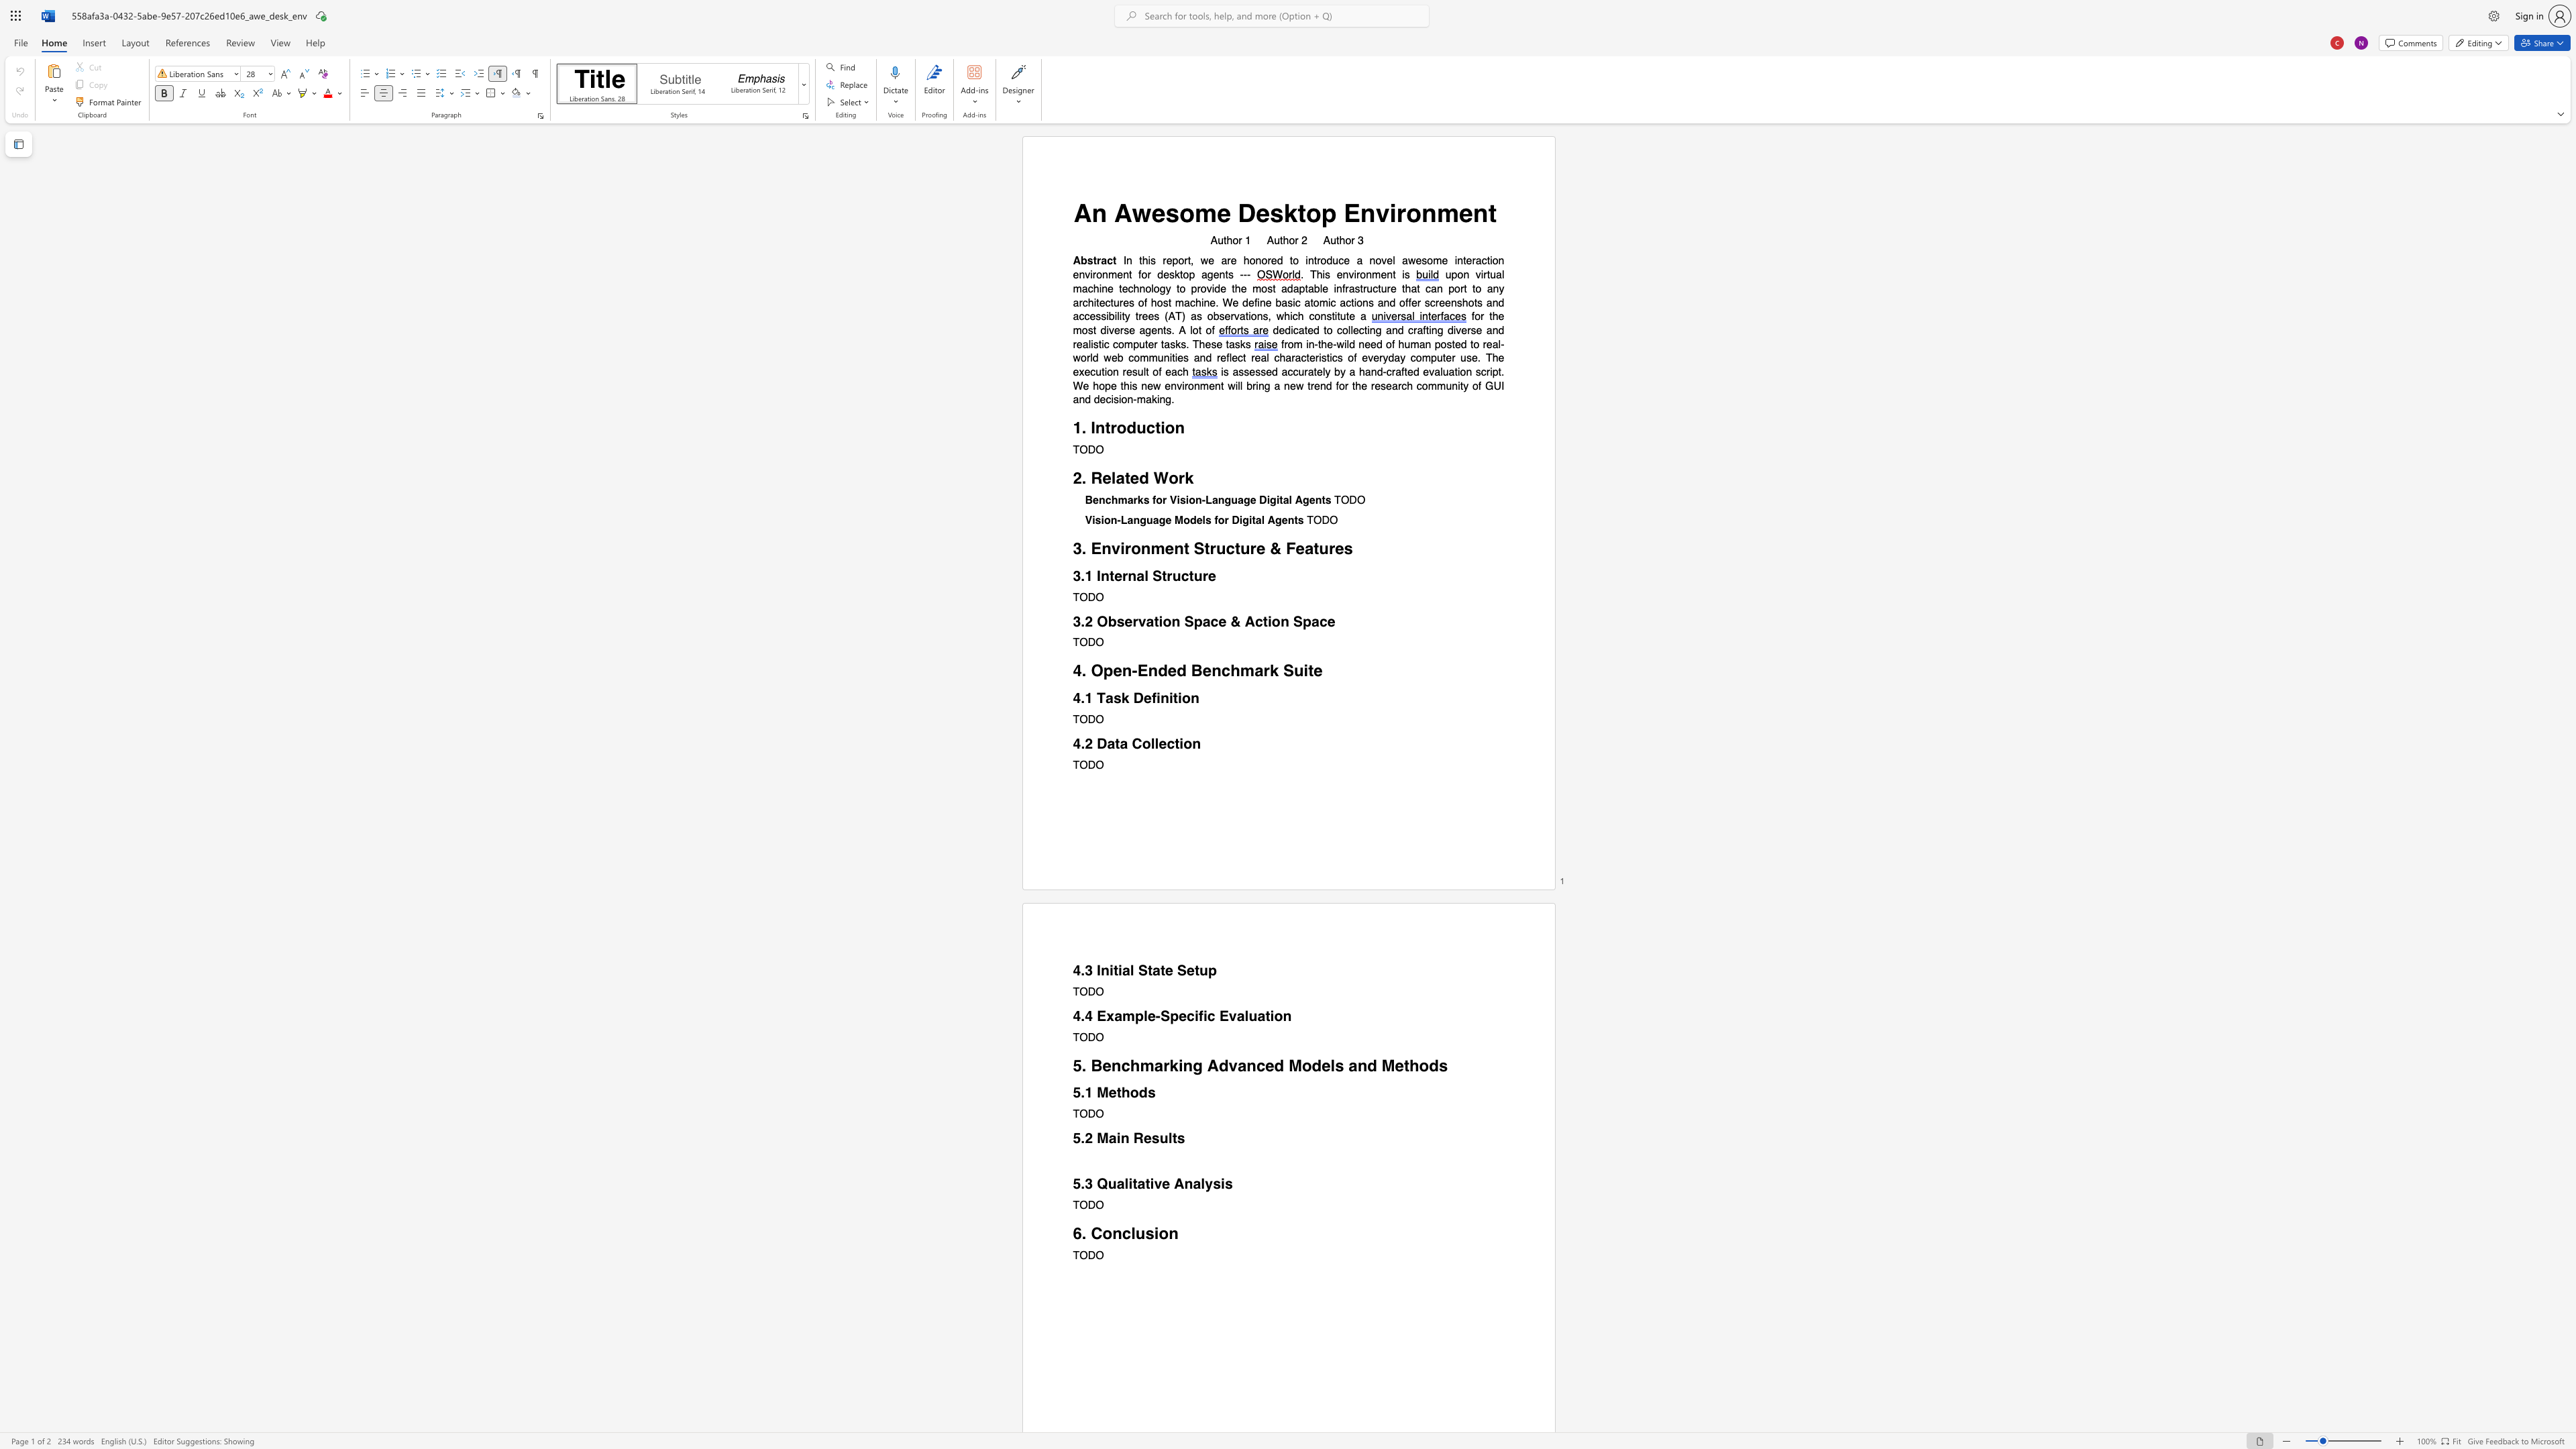 The image size is (2576, 1449). I want to click on the subset text "nitial St" within the text "4.3 Initial State Setup", so click(1100, 969).